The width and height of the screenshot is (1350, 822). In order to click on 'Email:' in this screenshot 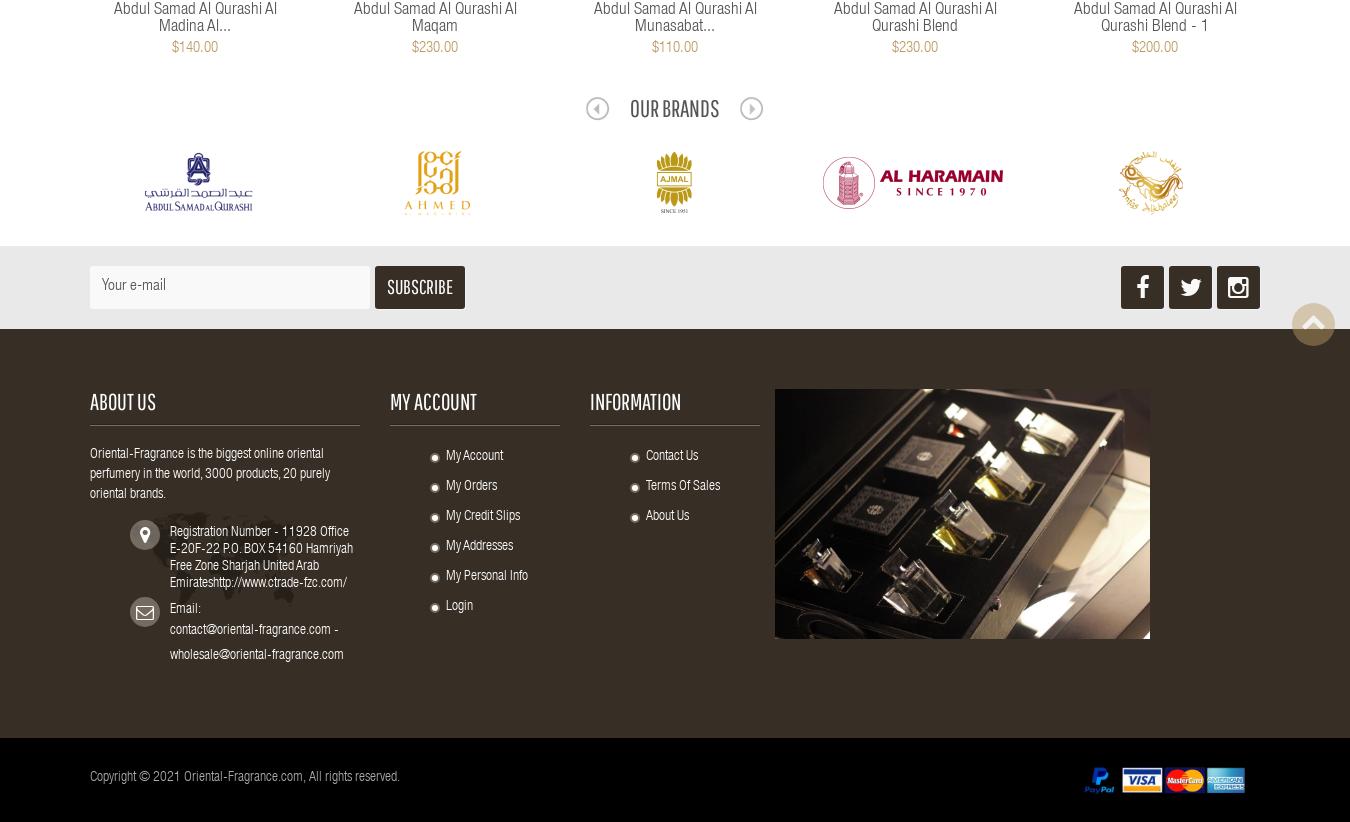, I will do `click(184, 609)`.